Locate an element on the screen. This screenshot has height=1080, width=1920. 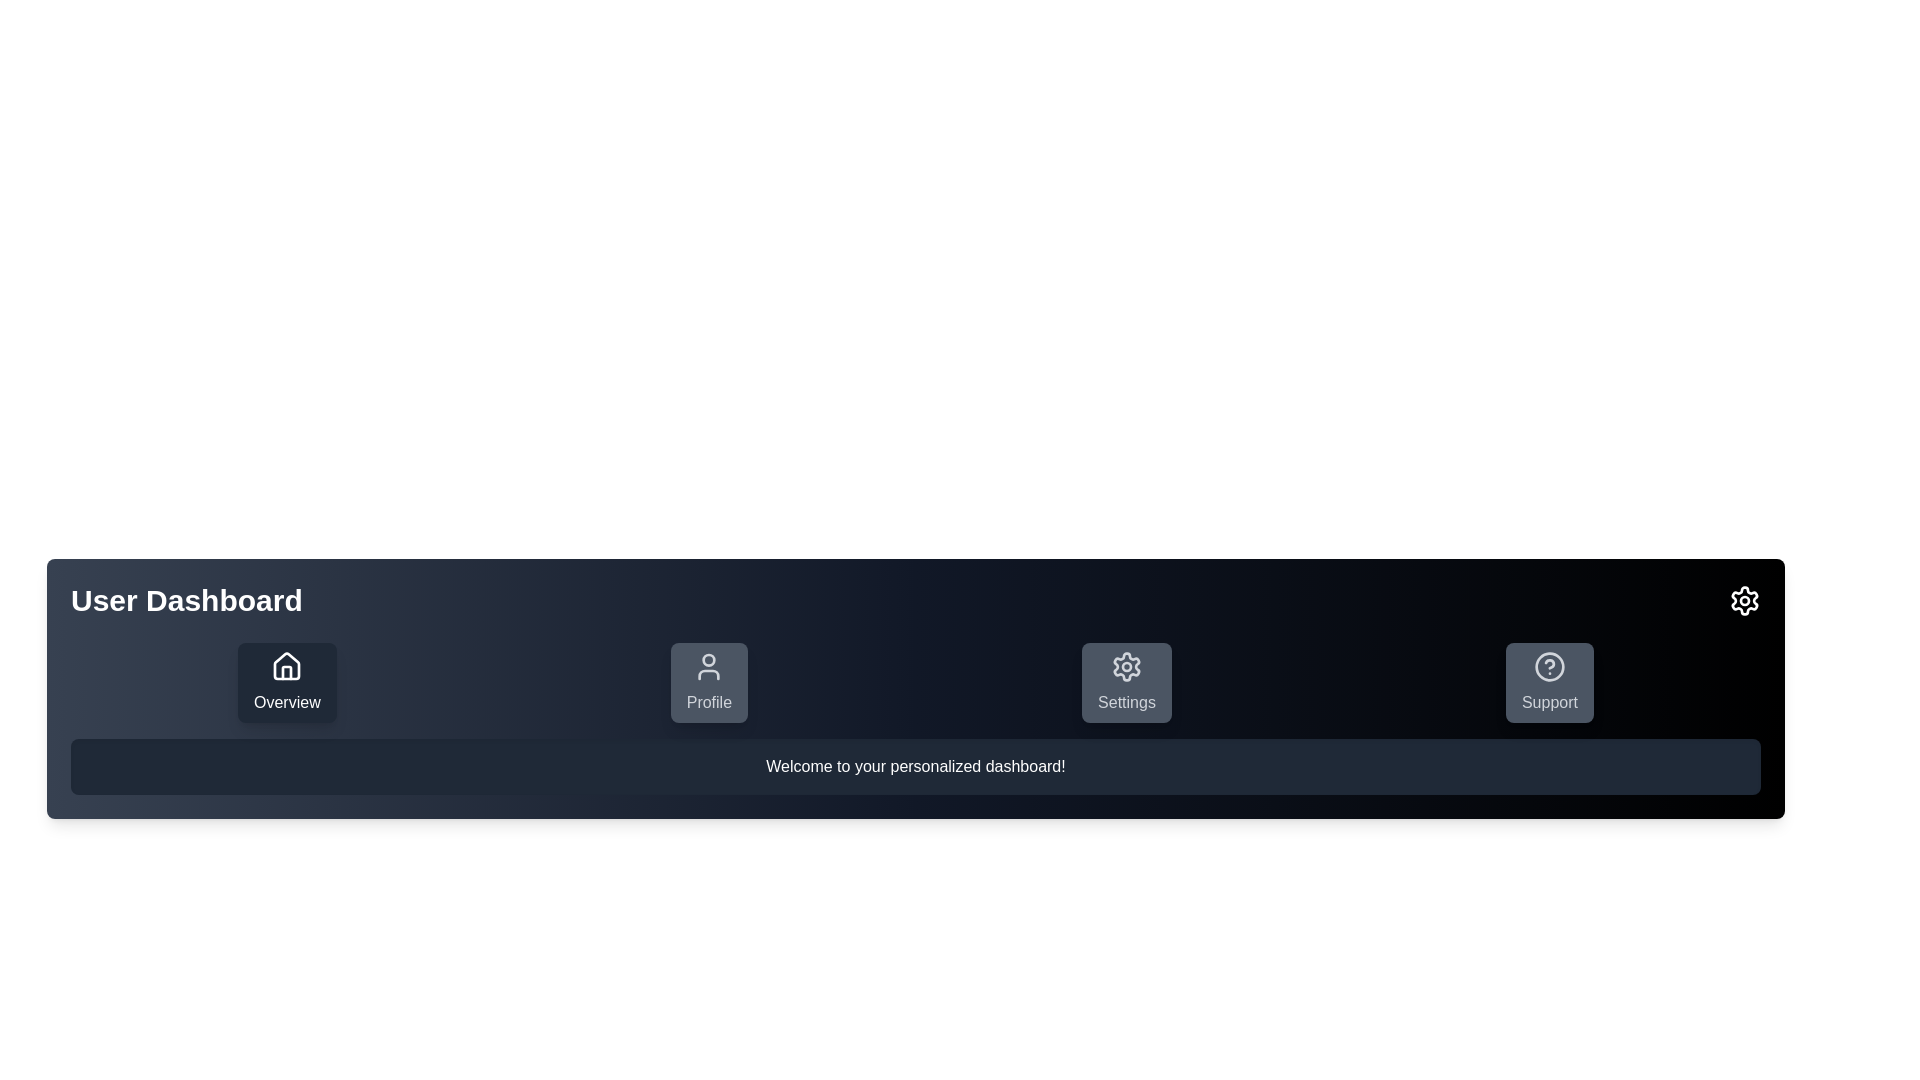
the settings icon located between the profile and support buttons on the dashboard is located at coordinates (1127, 667).